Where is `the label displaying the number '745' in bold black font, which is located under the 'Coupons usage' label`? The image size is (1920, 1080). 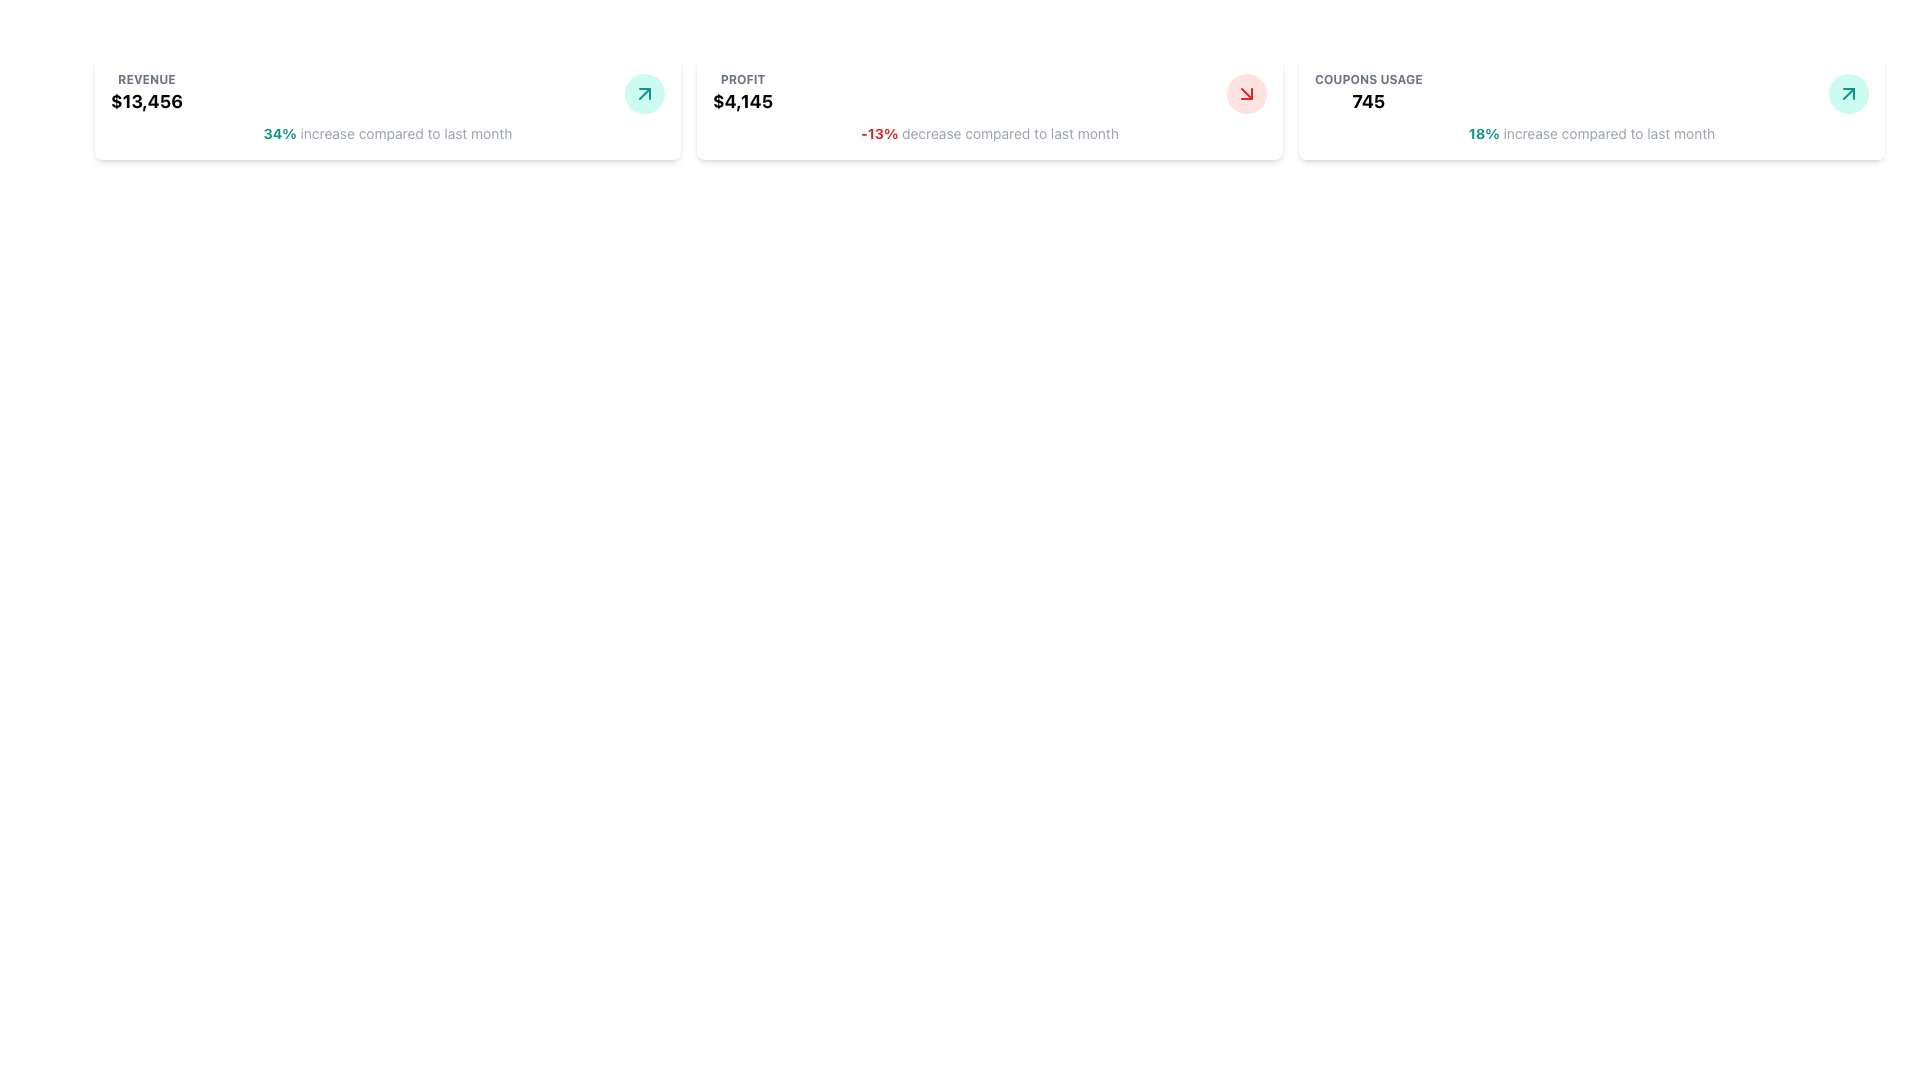
the label displaying the number '745' in bold black font, which is located under the 'Coupons usage' label is located at coordinates (1367, 101).